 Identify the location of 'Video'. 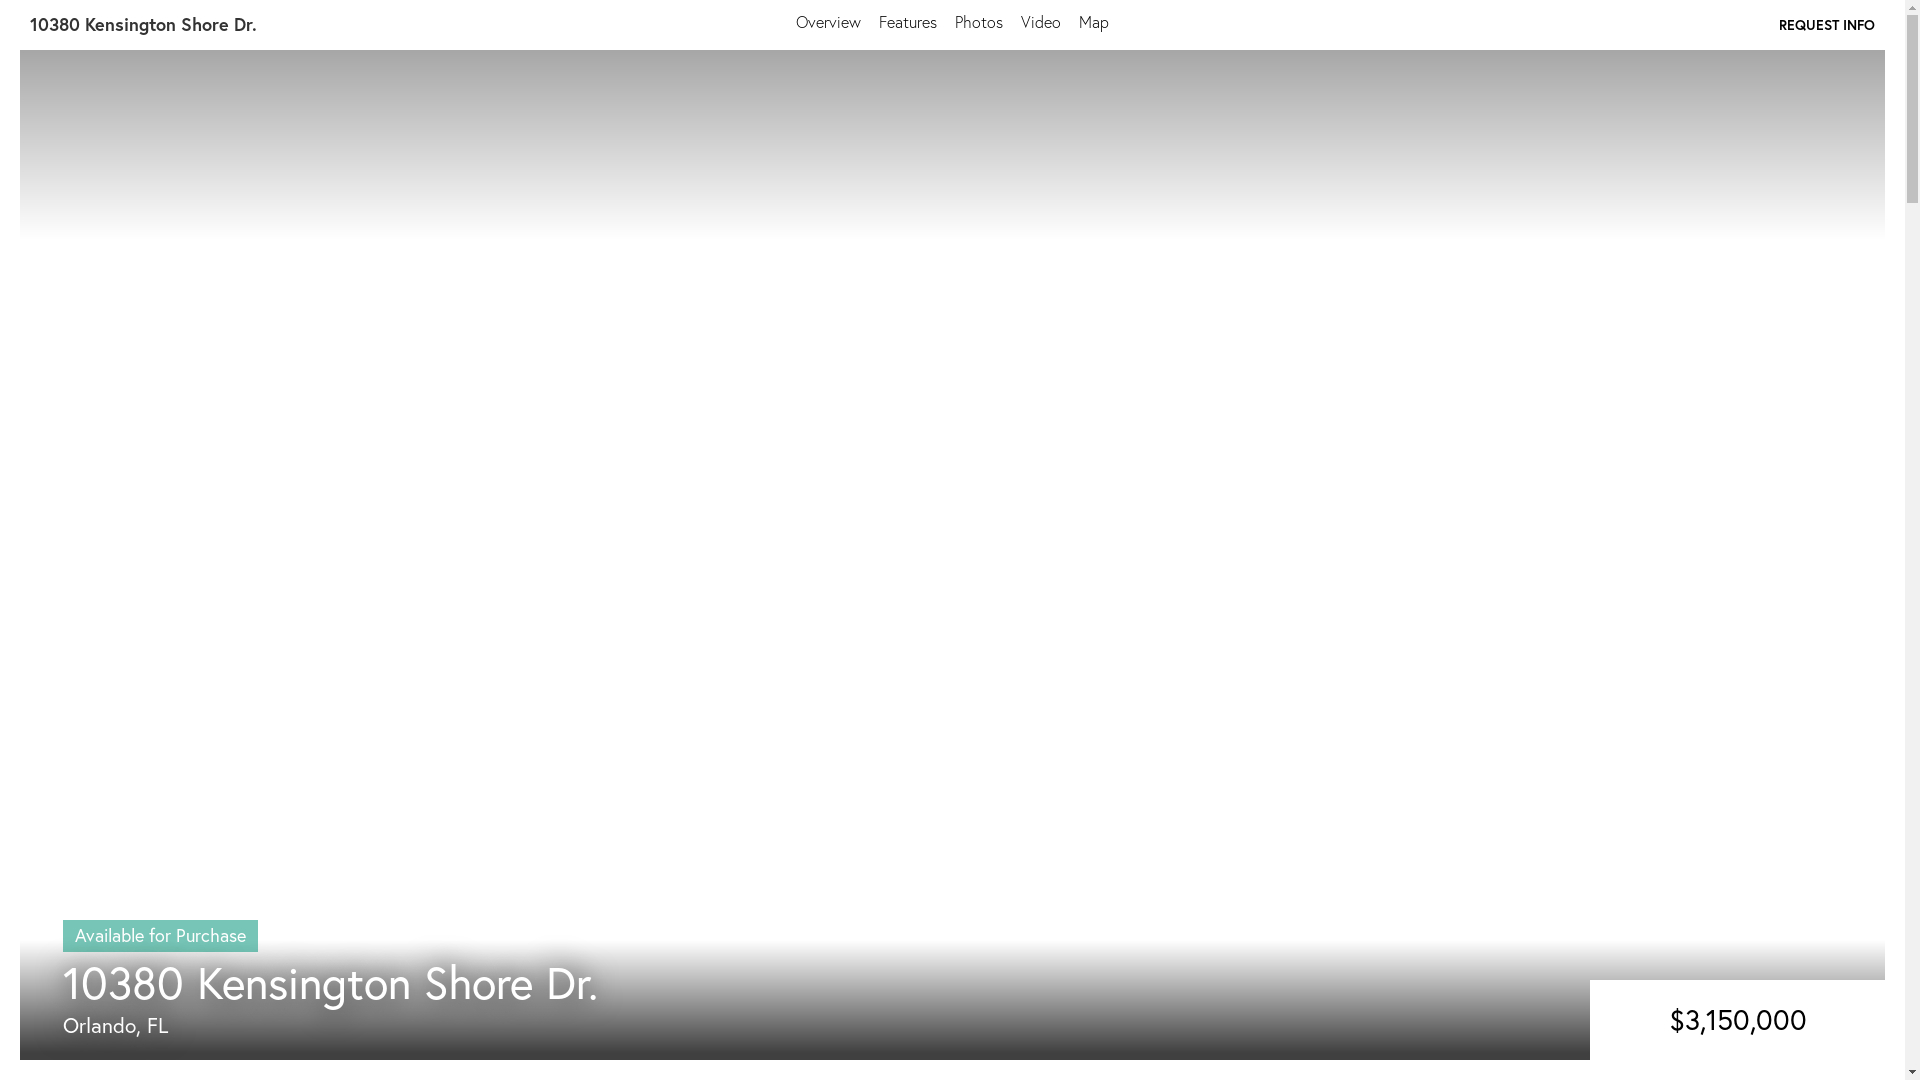
(1040, 21).